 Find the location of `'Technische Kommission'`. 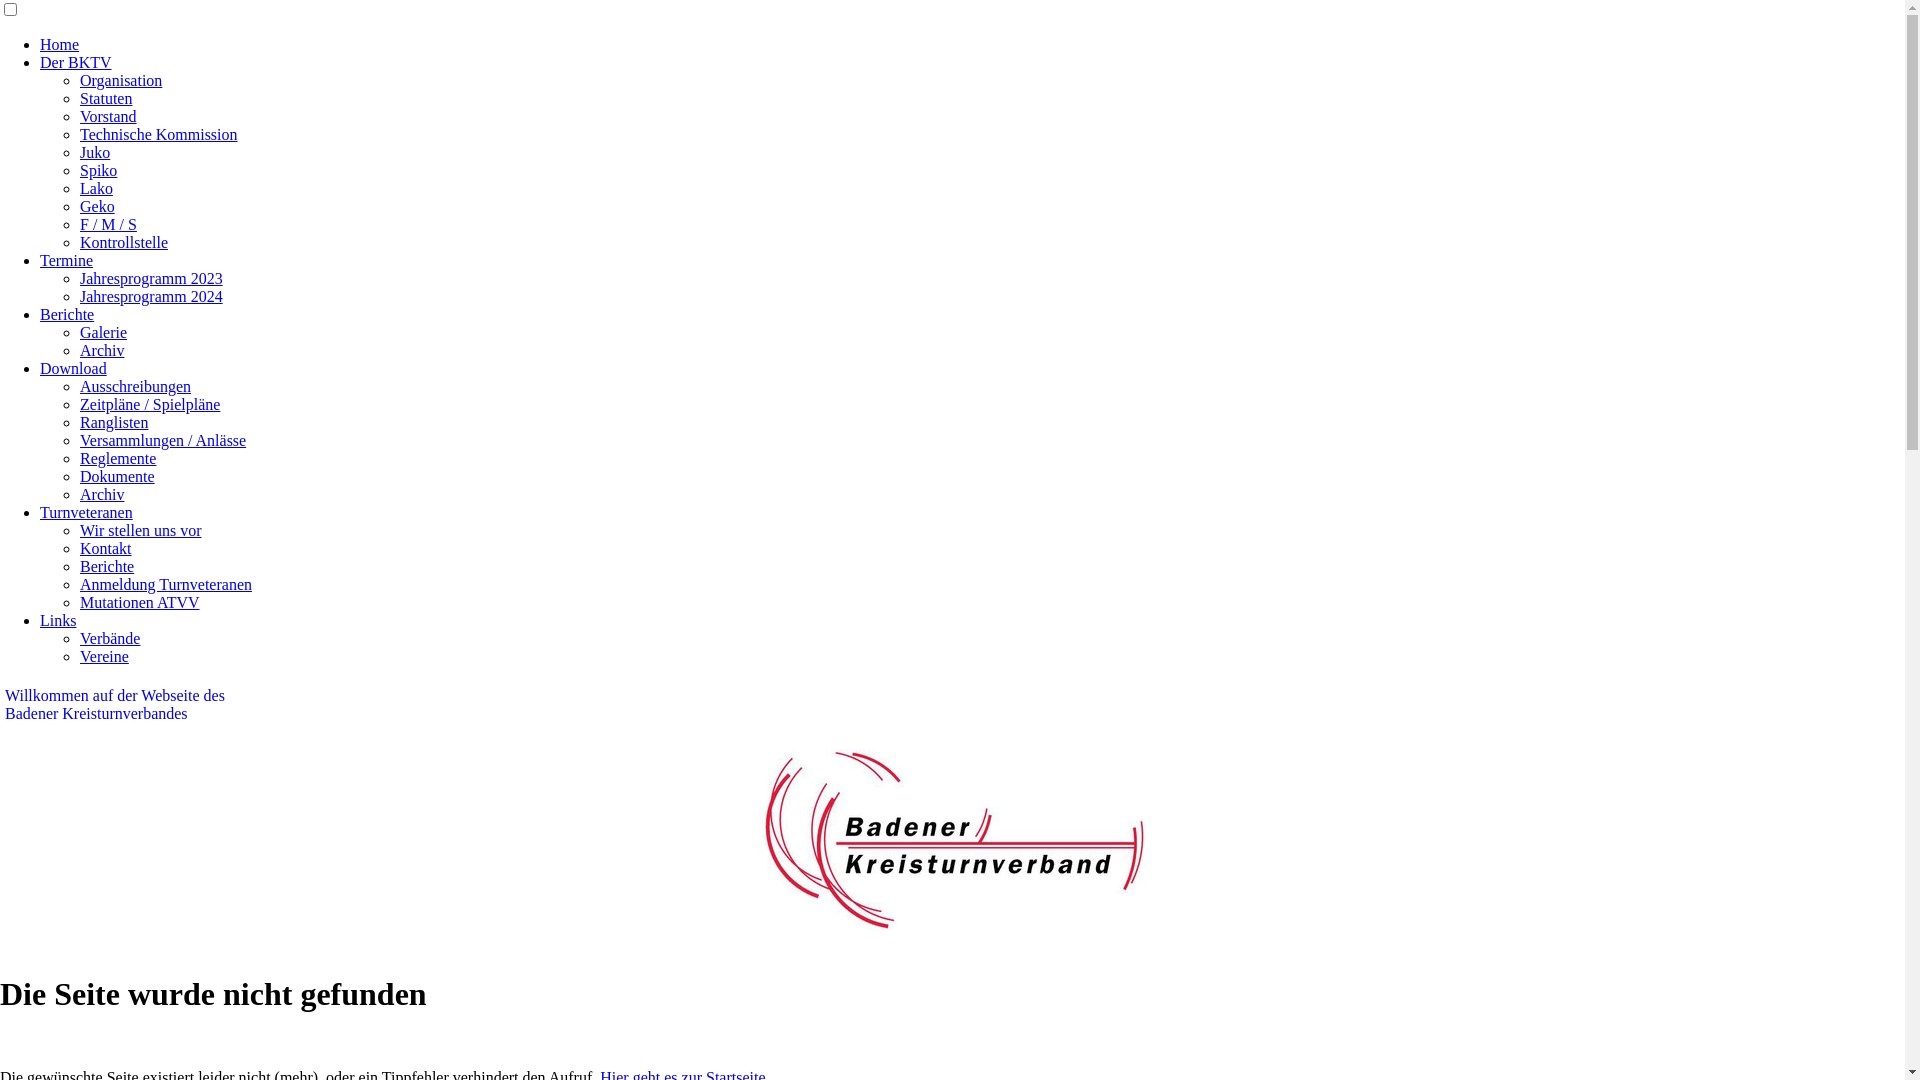

'Technische Kommission' is located at coordinates (157, 134).